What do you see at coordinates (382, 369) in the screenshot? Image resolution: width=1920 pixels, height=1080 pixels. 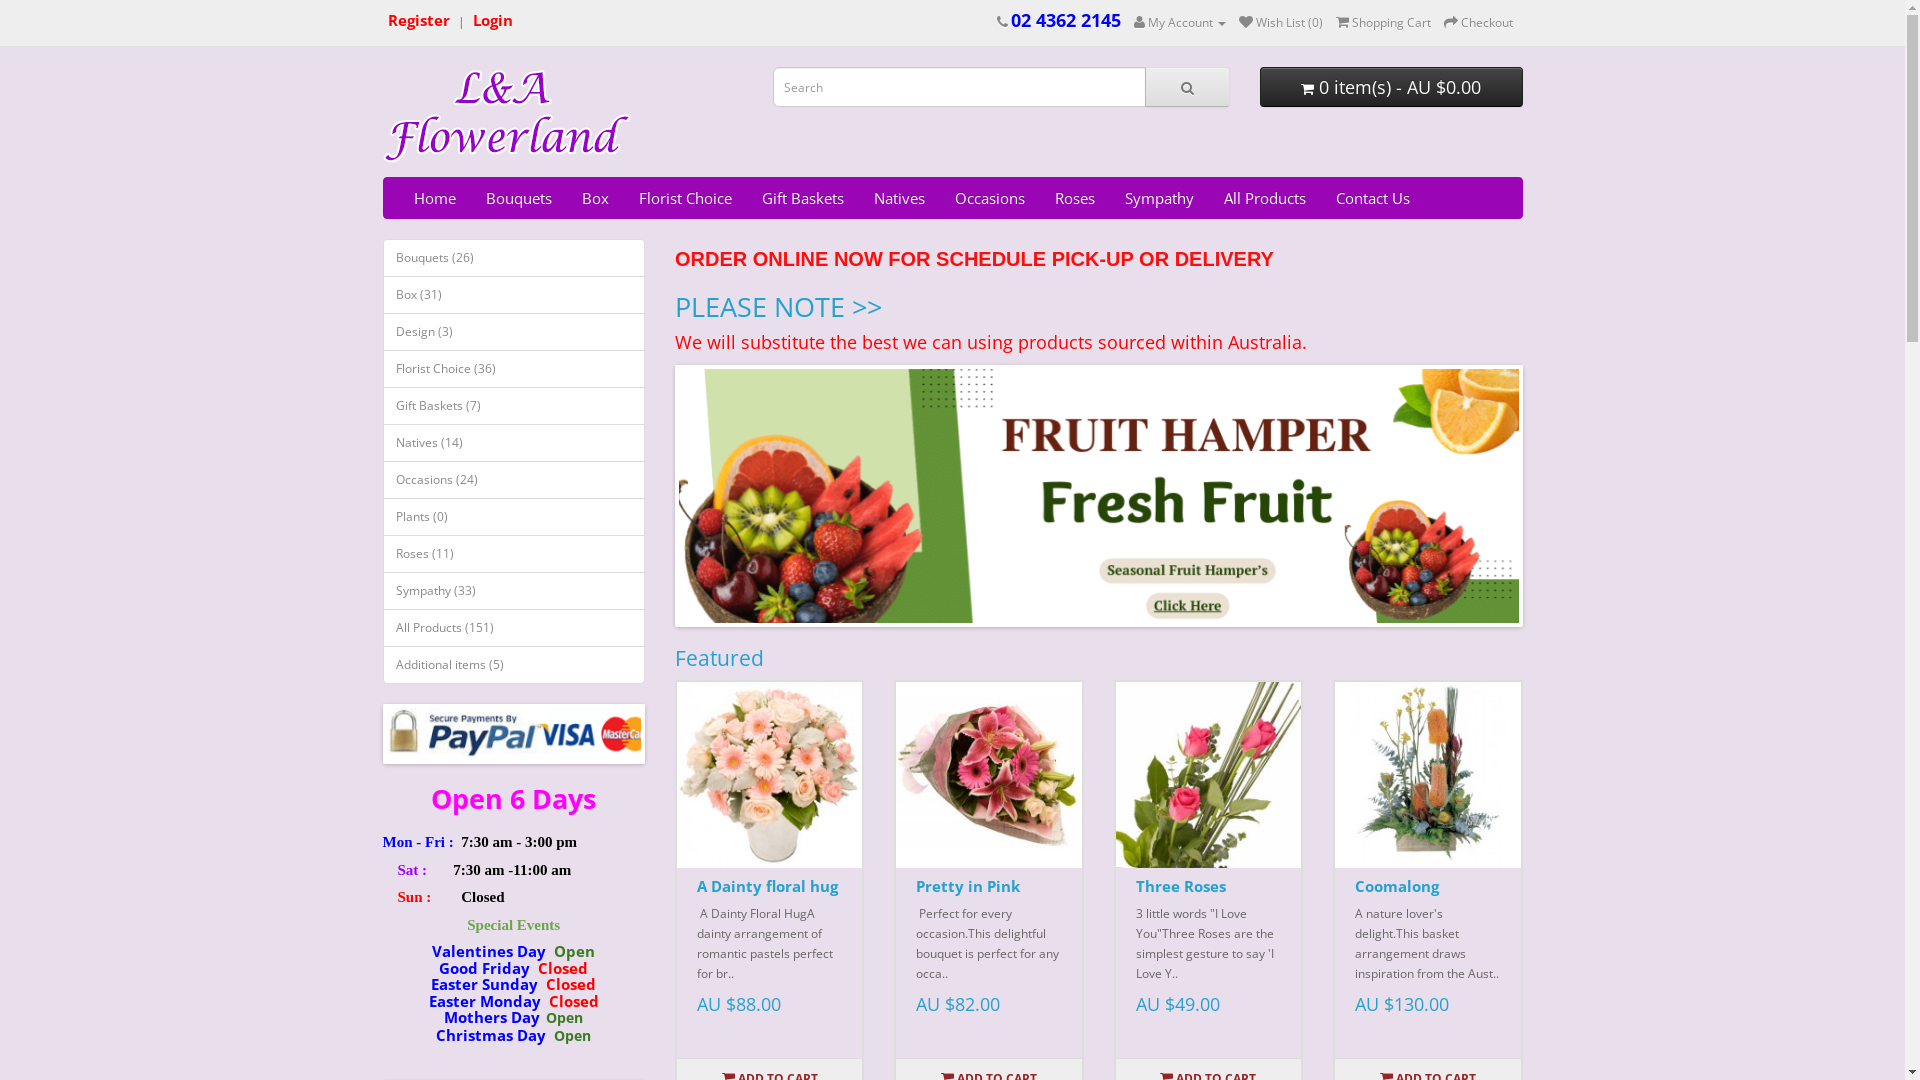 I see `'Florist Choice (36)'` at bounding box center [382, 369].